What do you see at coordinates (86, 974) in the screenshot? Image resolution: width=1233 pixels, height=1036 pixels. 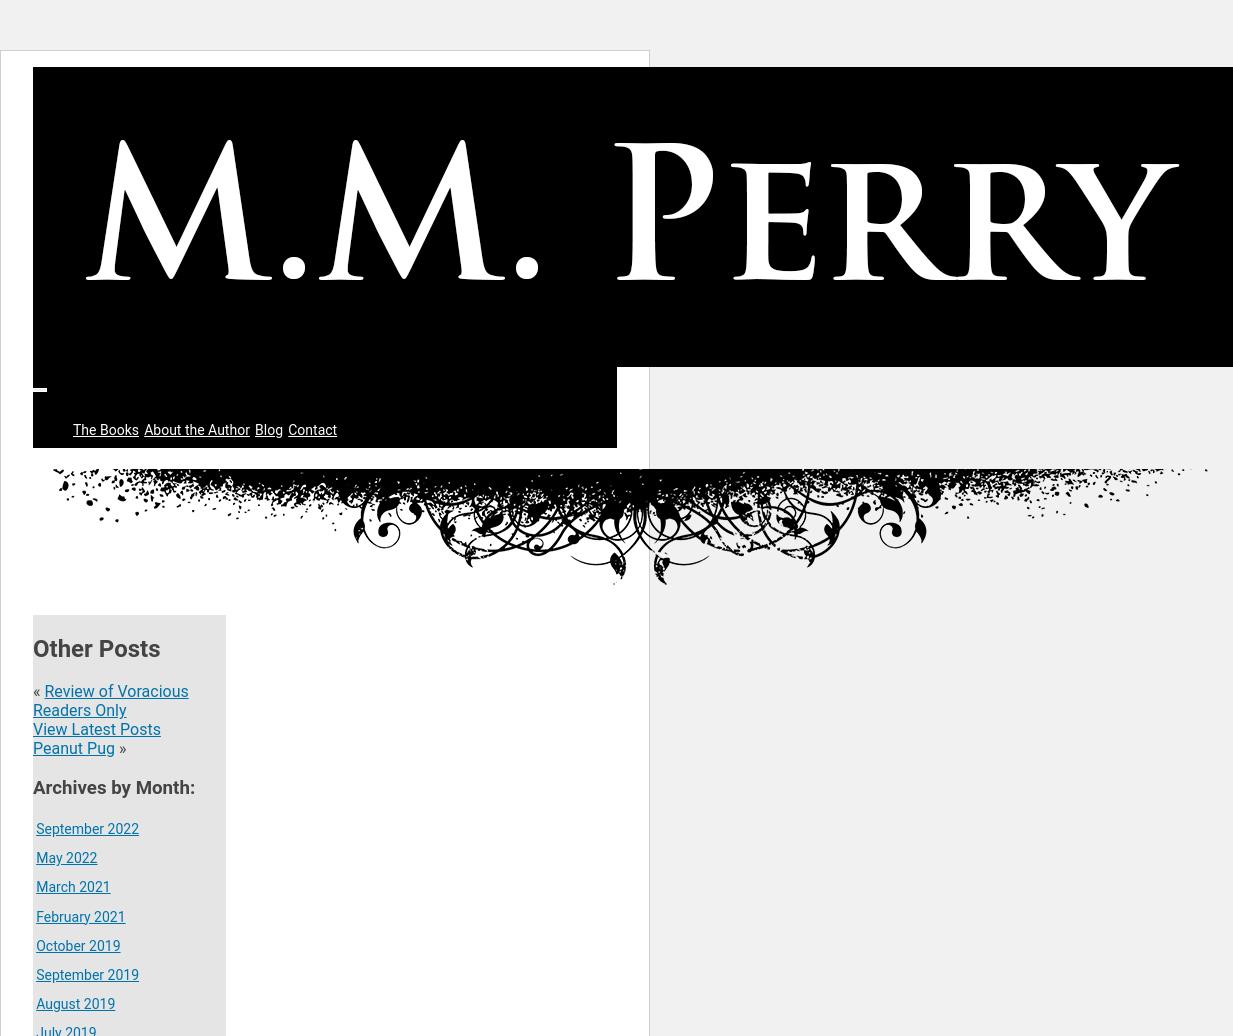 I see `'September 2019'` at bounding box center [86, 974].